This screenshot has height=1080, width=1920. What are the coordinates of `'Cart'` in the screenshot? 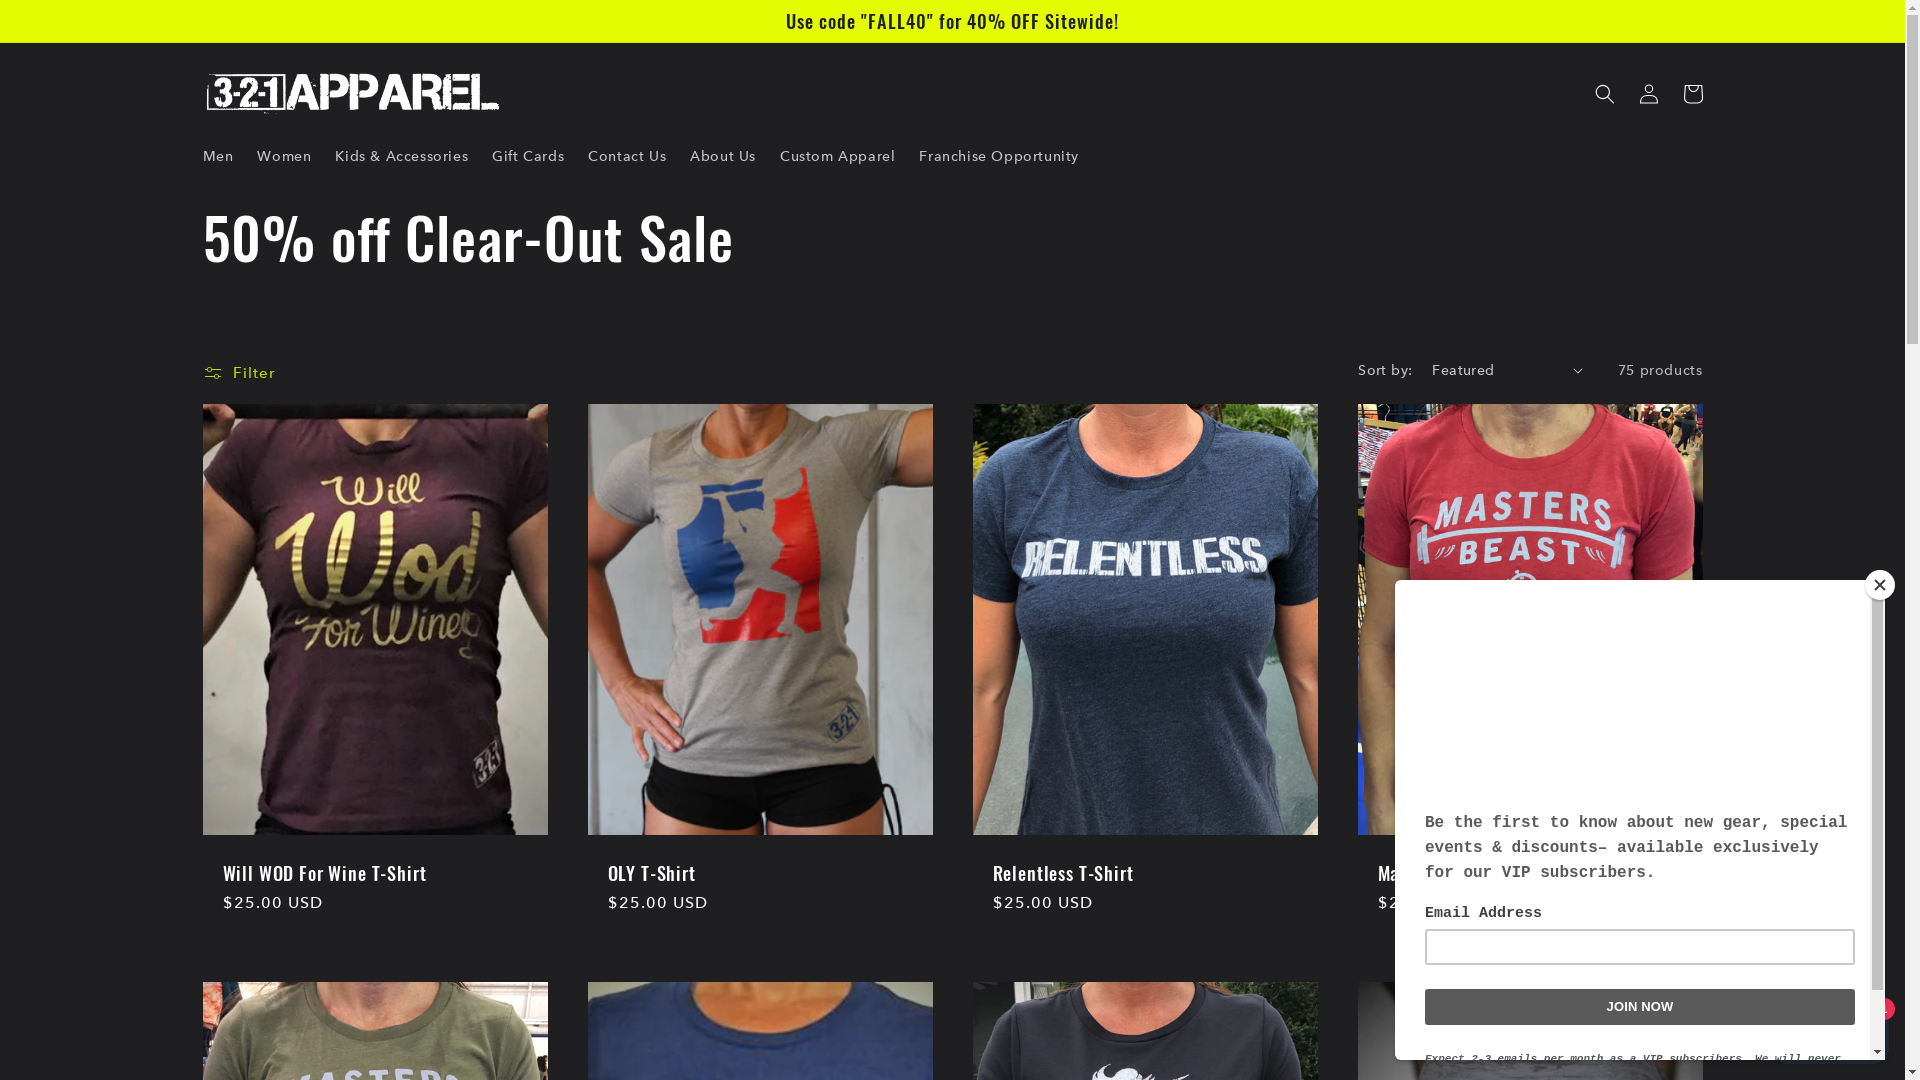 It's located at (1690, 93).